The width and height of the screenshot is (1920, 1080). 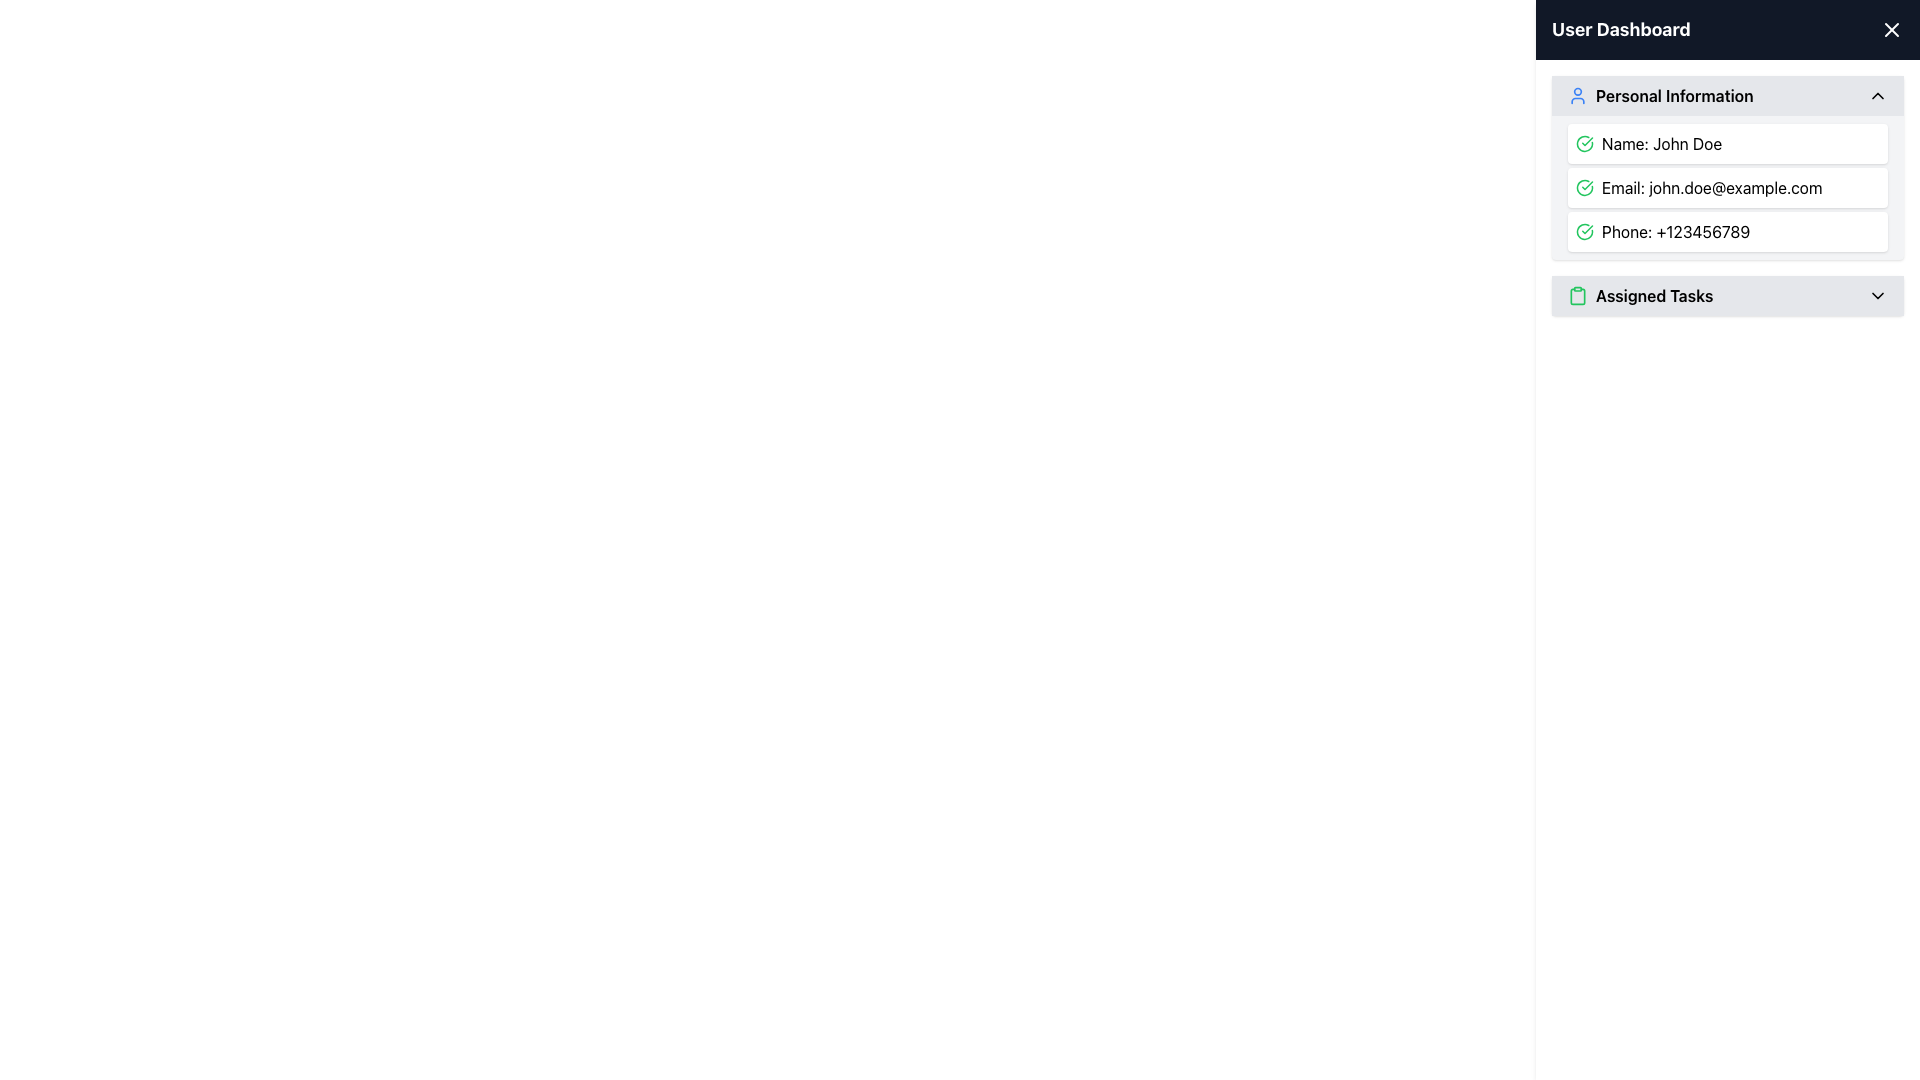 I want to click on the Chevron Icon located at the far right of the 'Assigned Tasks' section, so click(x=1876, y=296).